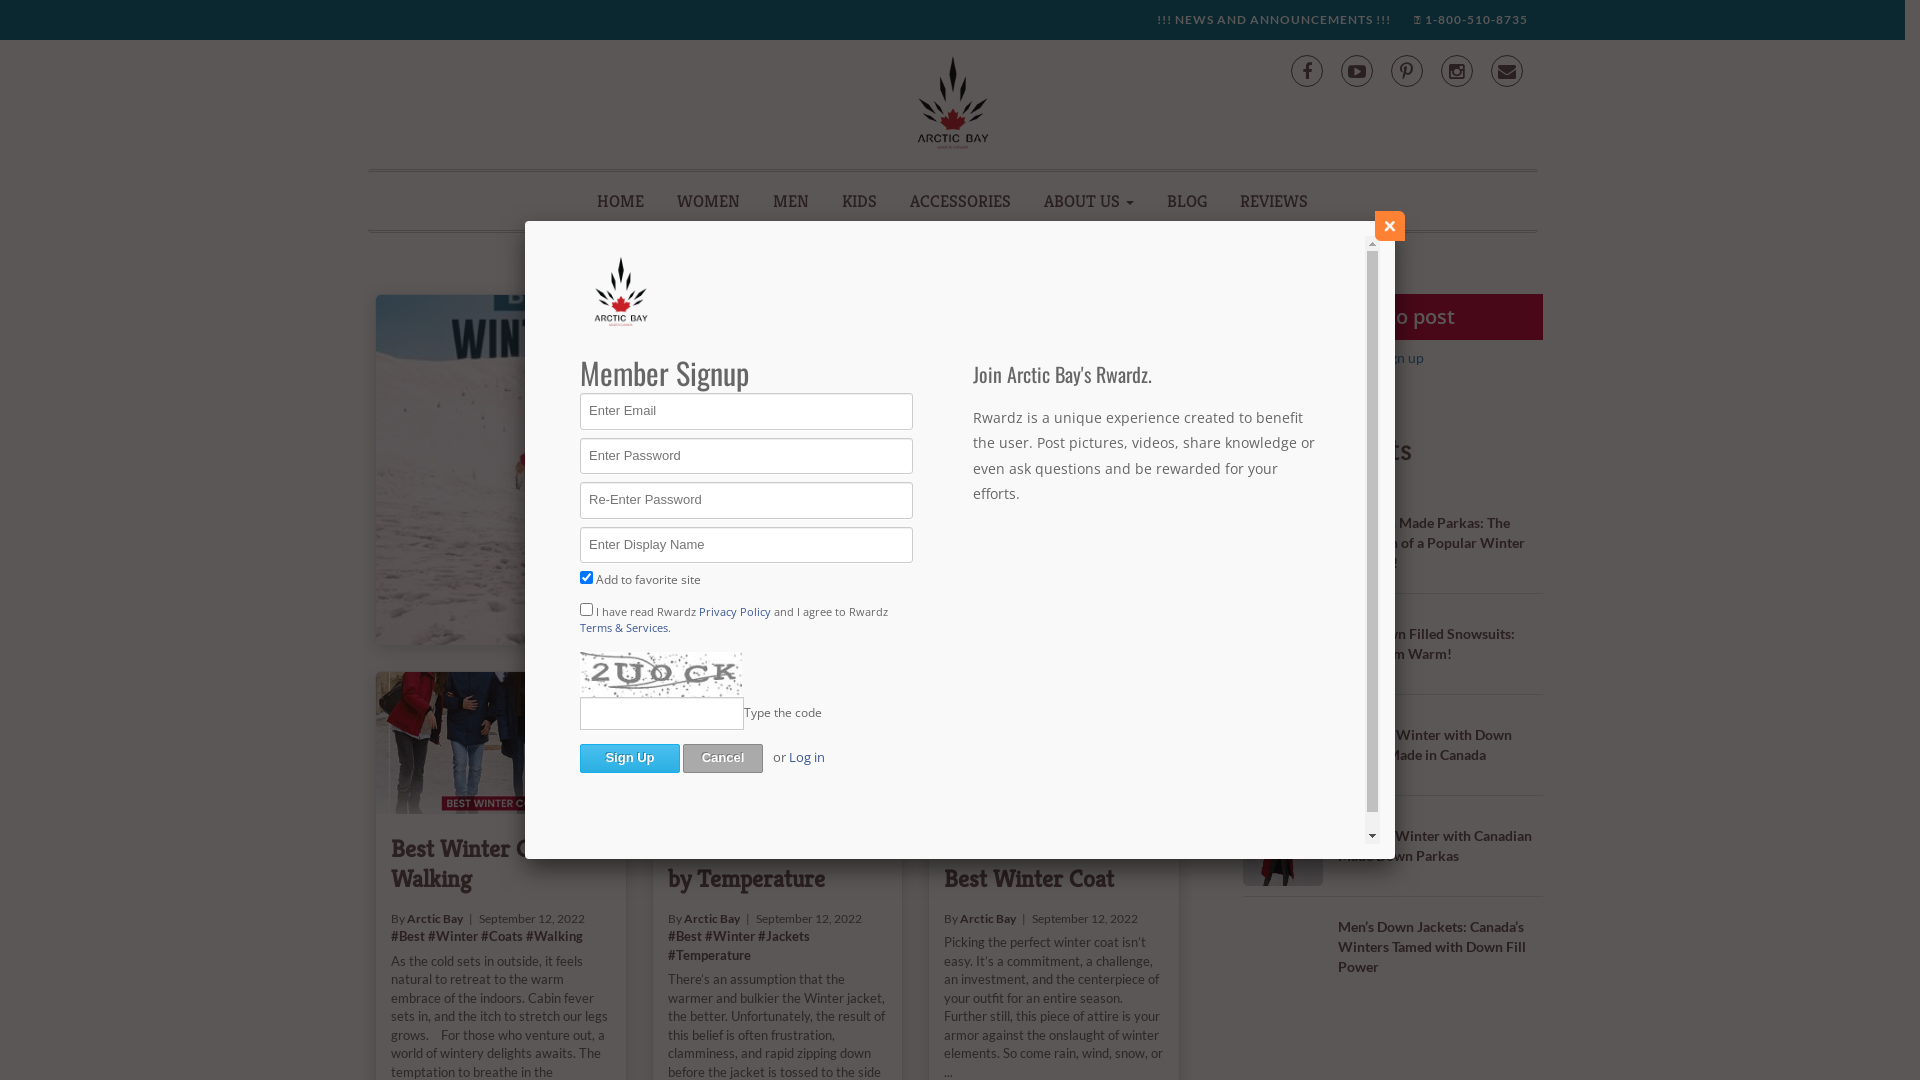 The width and height of the screenshot is (1920, 1080). What do you see at coordinates (667, 936) in the screenshot?
I see `'#Best'` at bounding box center [667, 936].